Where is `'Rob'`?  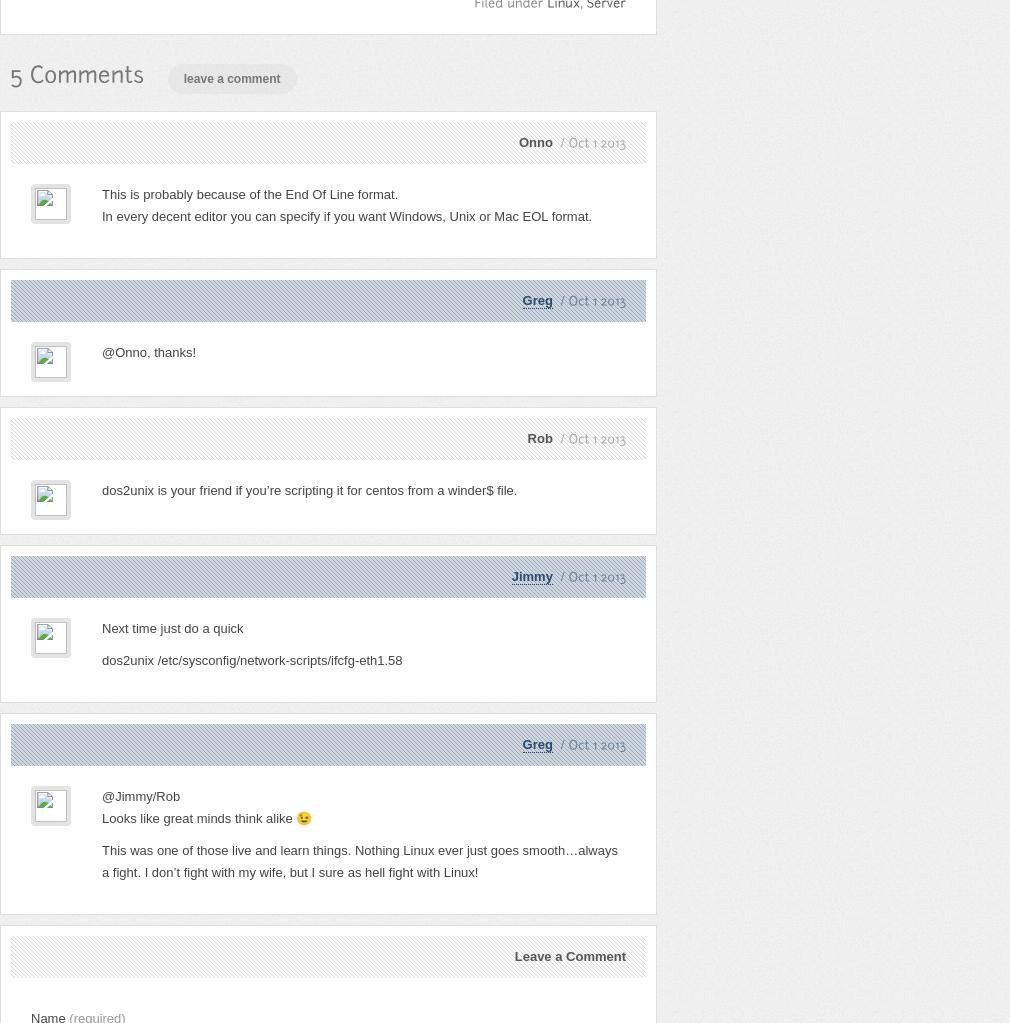 'Rob' is located at coordinates (540, 437).